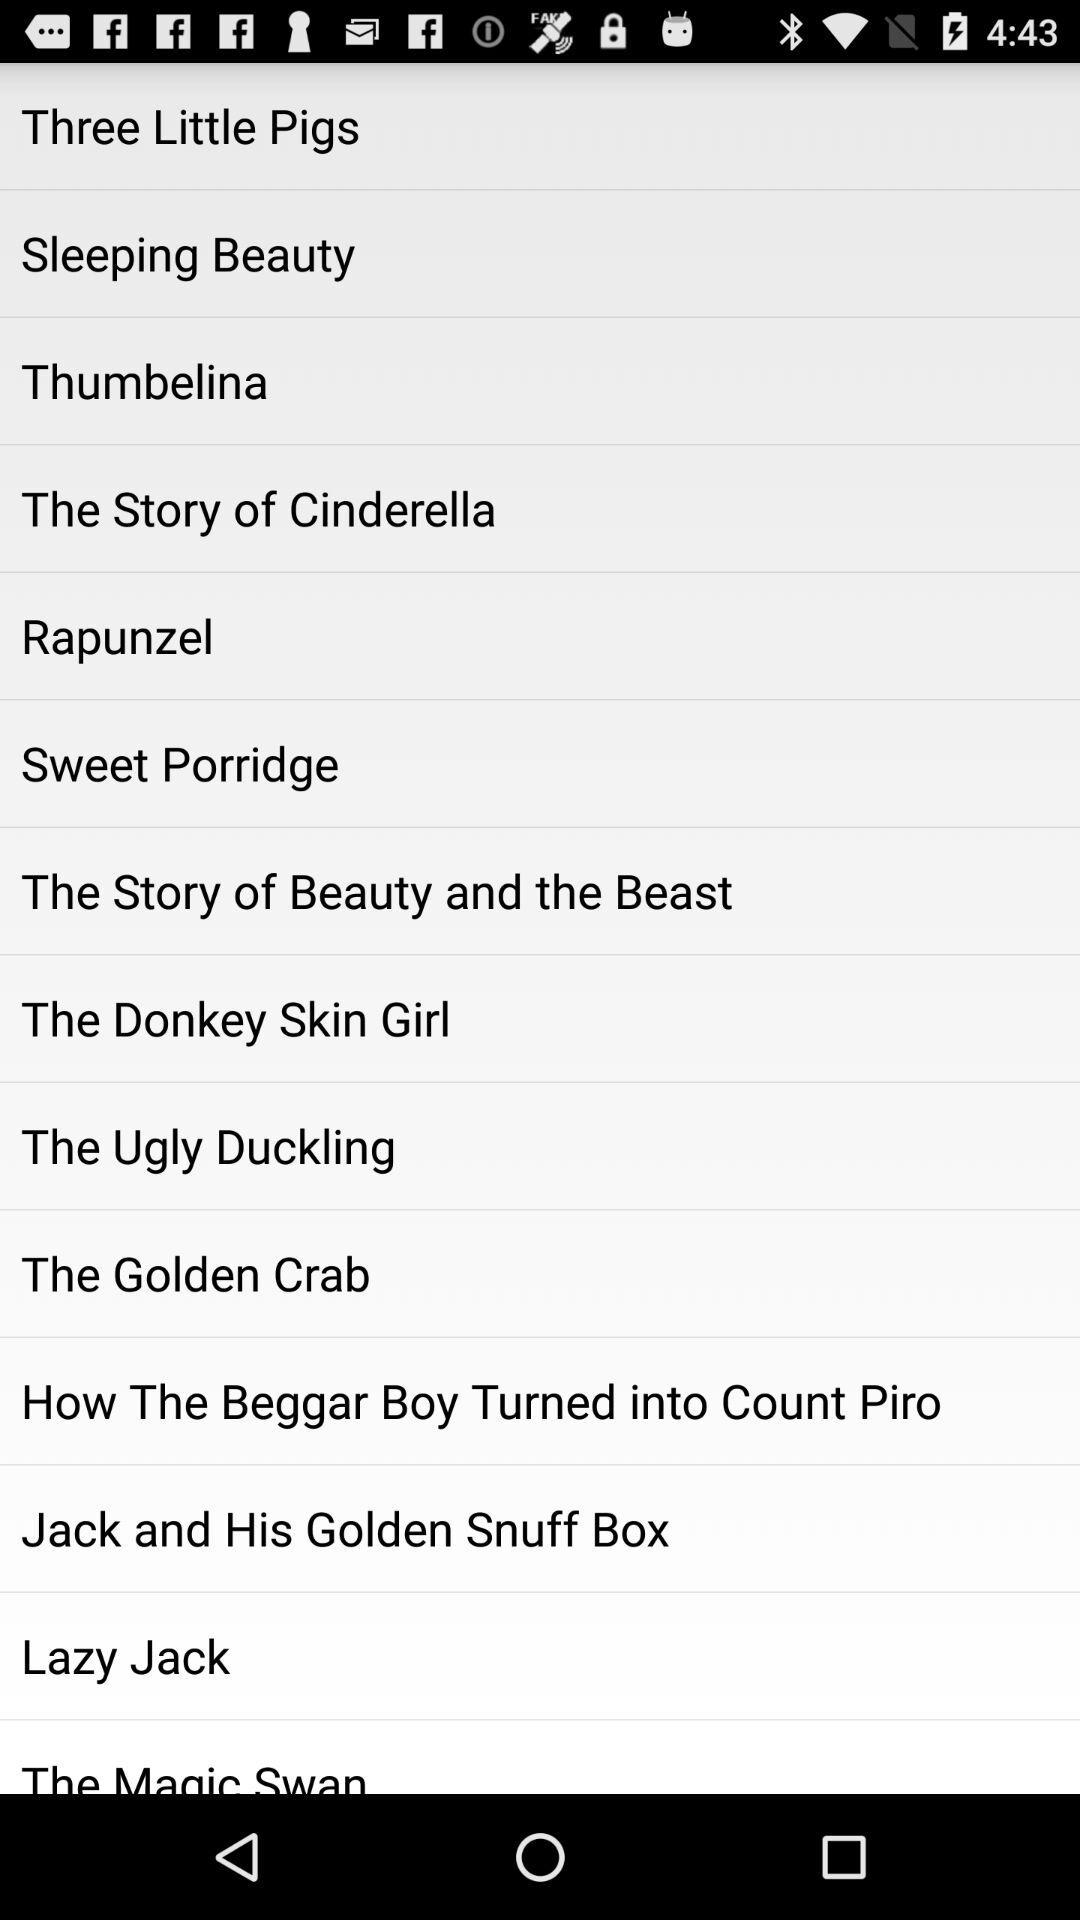 Image resolution: width=1080 pixels, height=1920 pixels. Describe the element at coordinates (540, 252) in the screenshot. I see `the icon above thumbelina` at that location.